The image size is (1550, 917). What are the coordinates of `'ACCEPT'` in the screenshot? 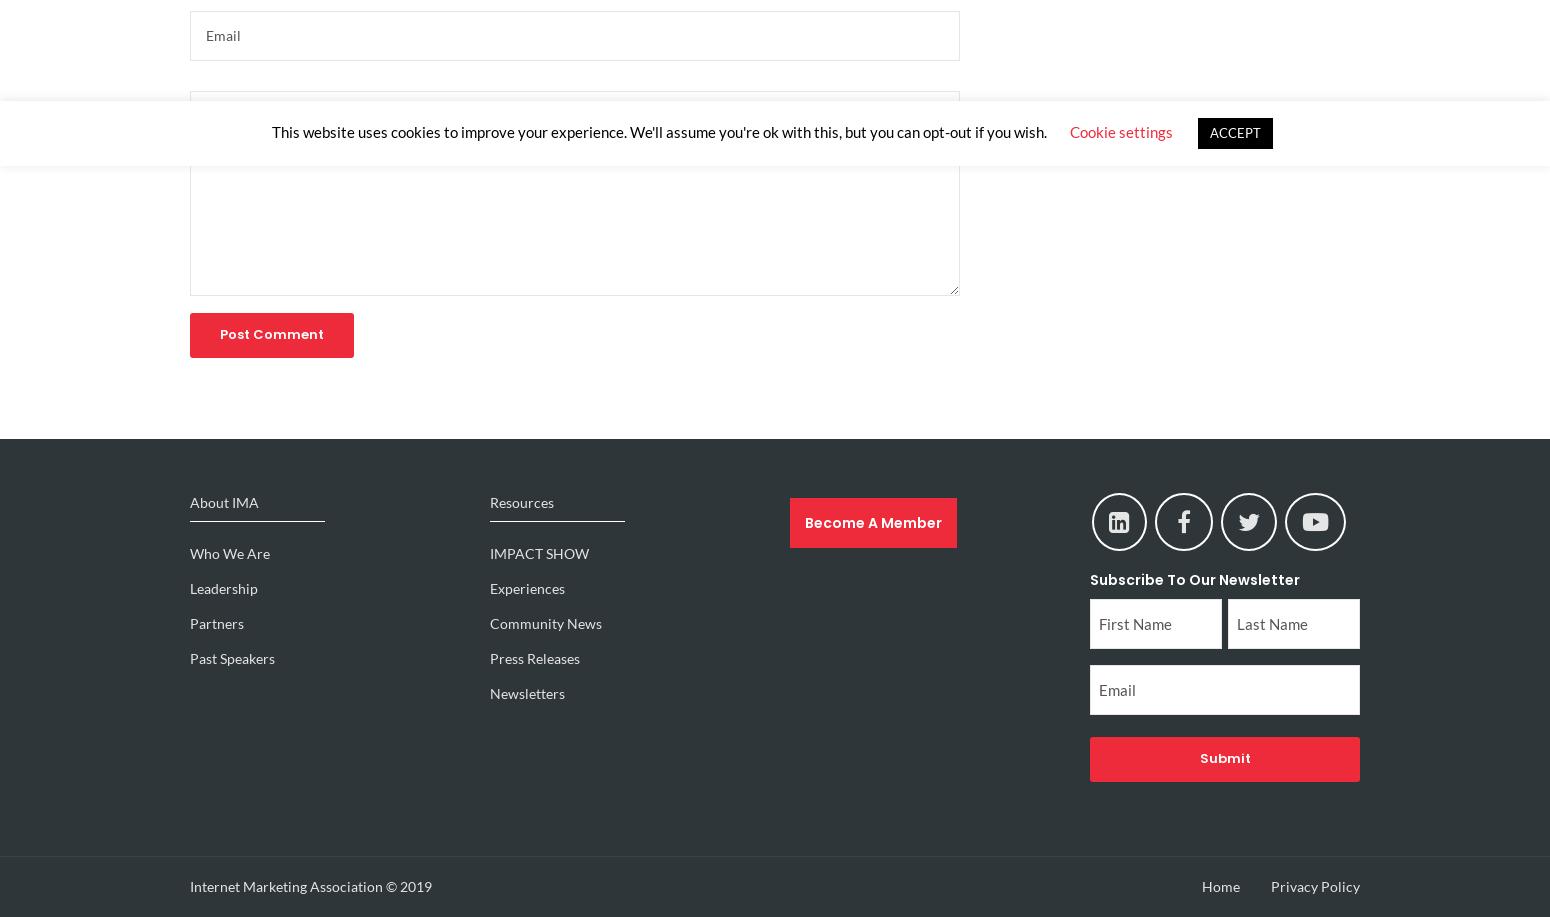 It's located at (1235, 132).